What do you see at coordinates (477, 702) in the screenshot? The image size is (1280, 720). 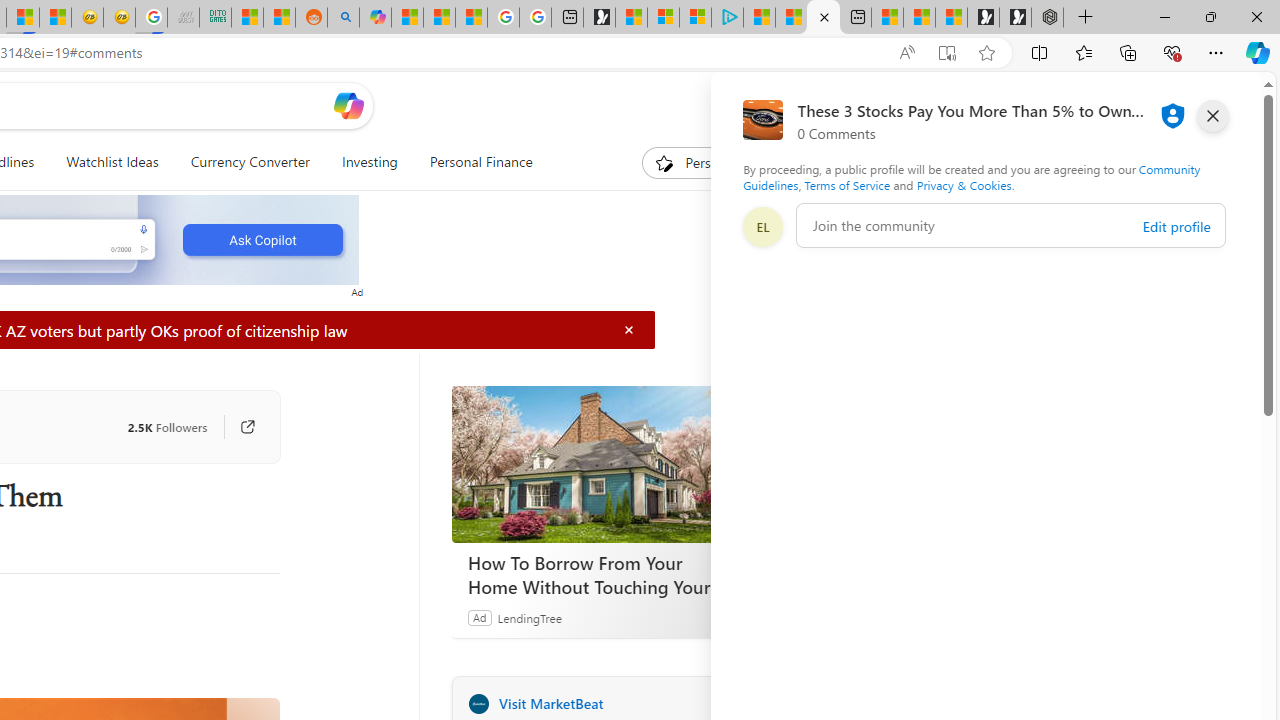 I see `'MarketBeat'` at bounding box center [477, 702].